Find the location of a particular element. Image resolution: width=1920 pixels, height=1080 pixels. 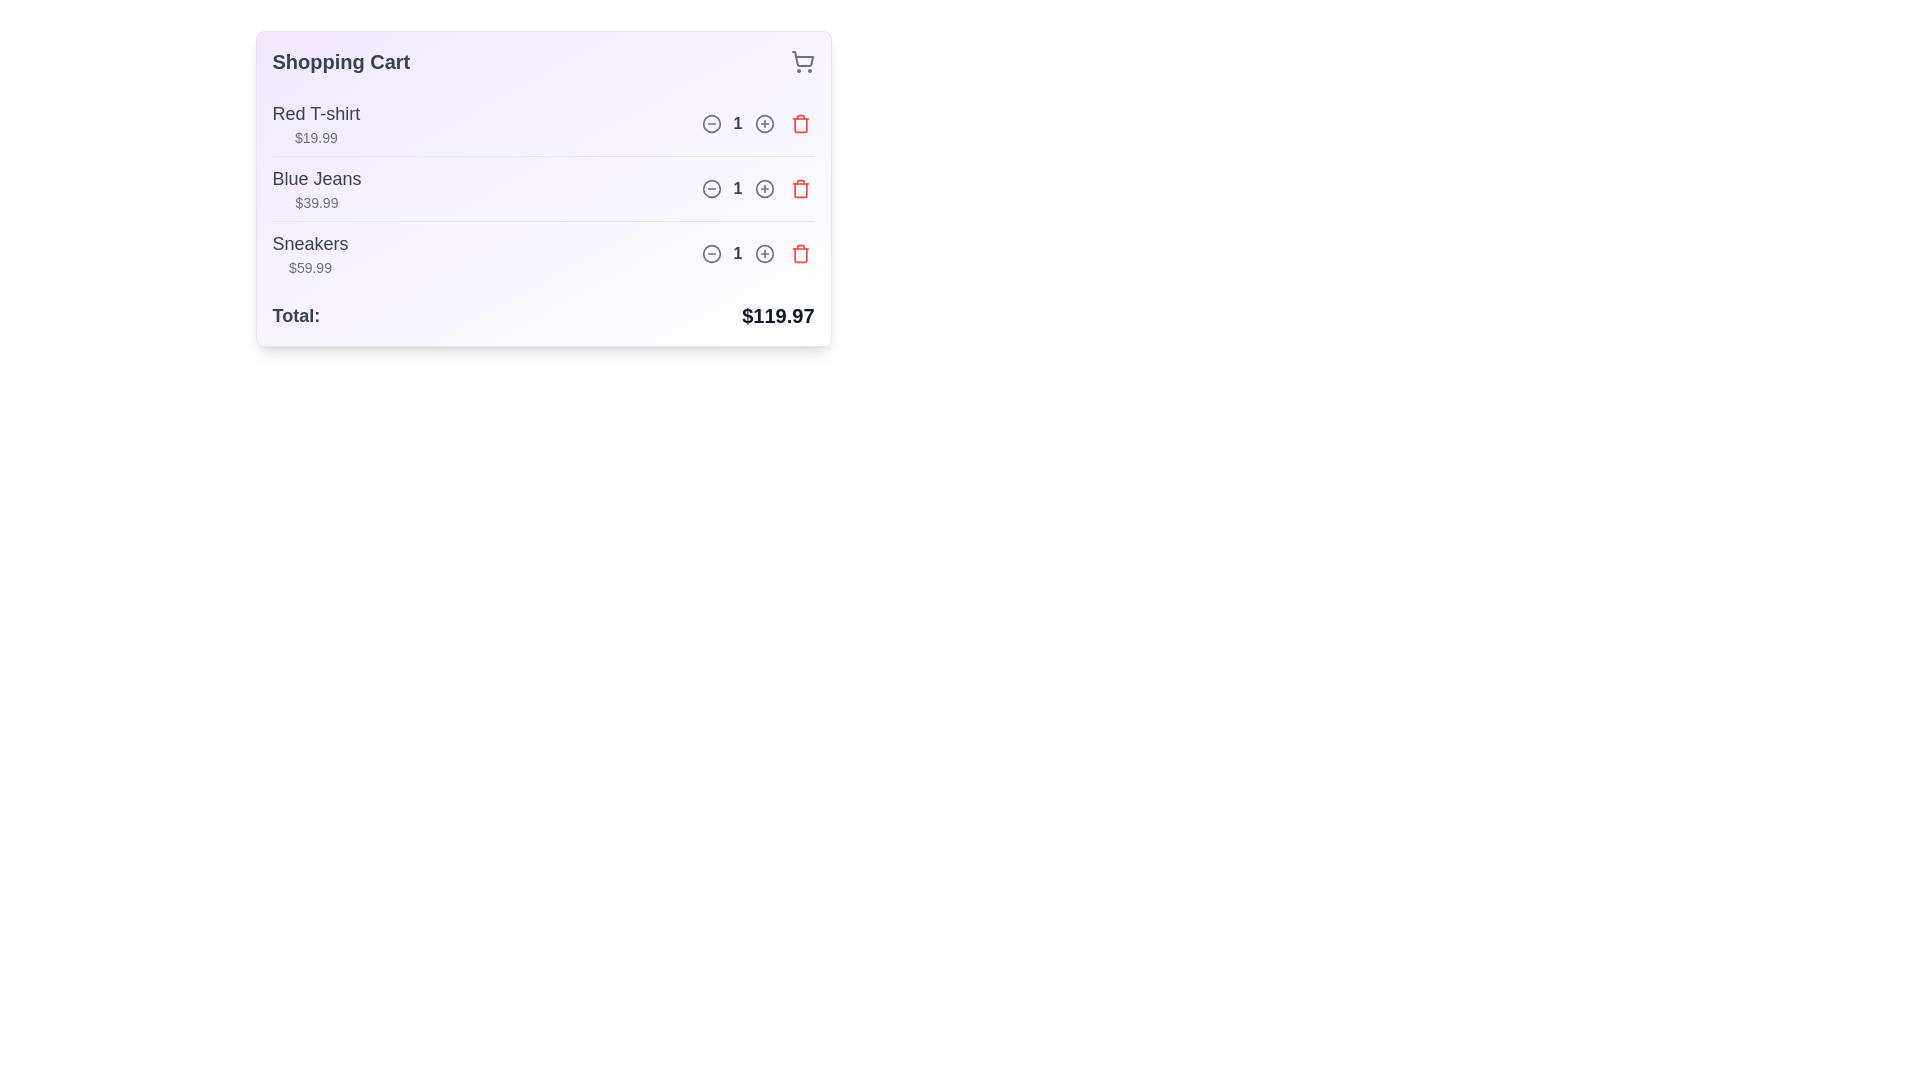

the static text label displaying '1' that indicates the quantity of an item in the shopping cart, located between the decrement and increment buttons is located at coordinates (737, 253).